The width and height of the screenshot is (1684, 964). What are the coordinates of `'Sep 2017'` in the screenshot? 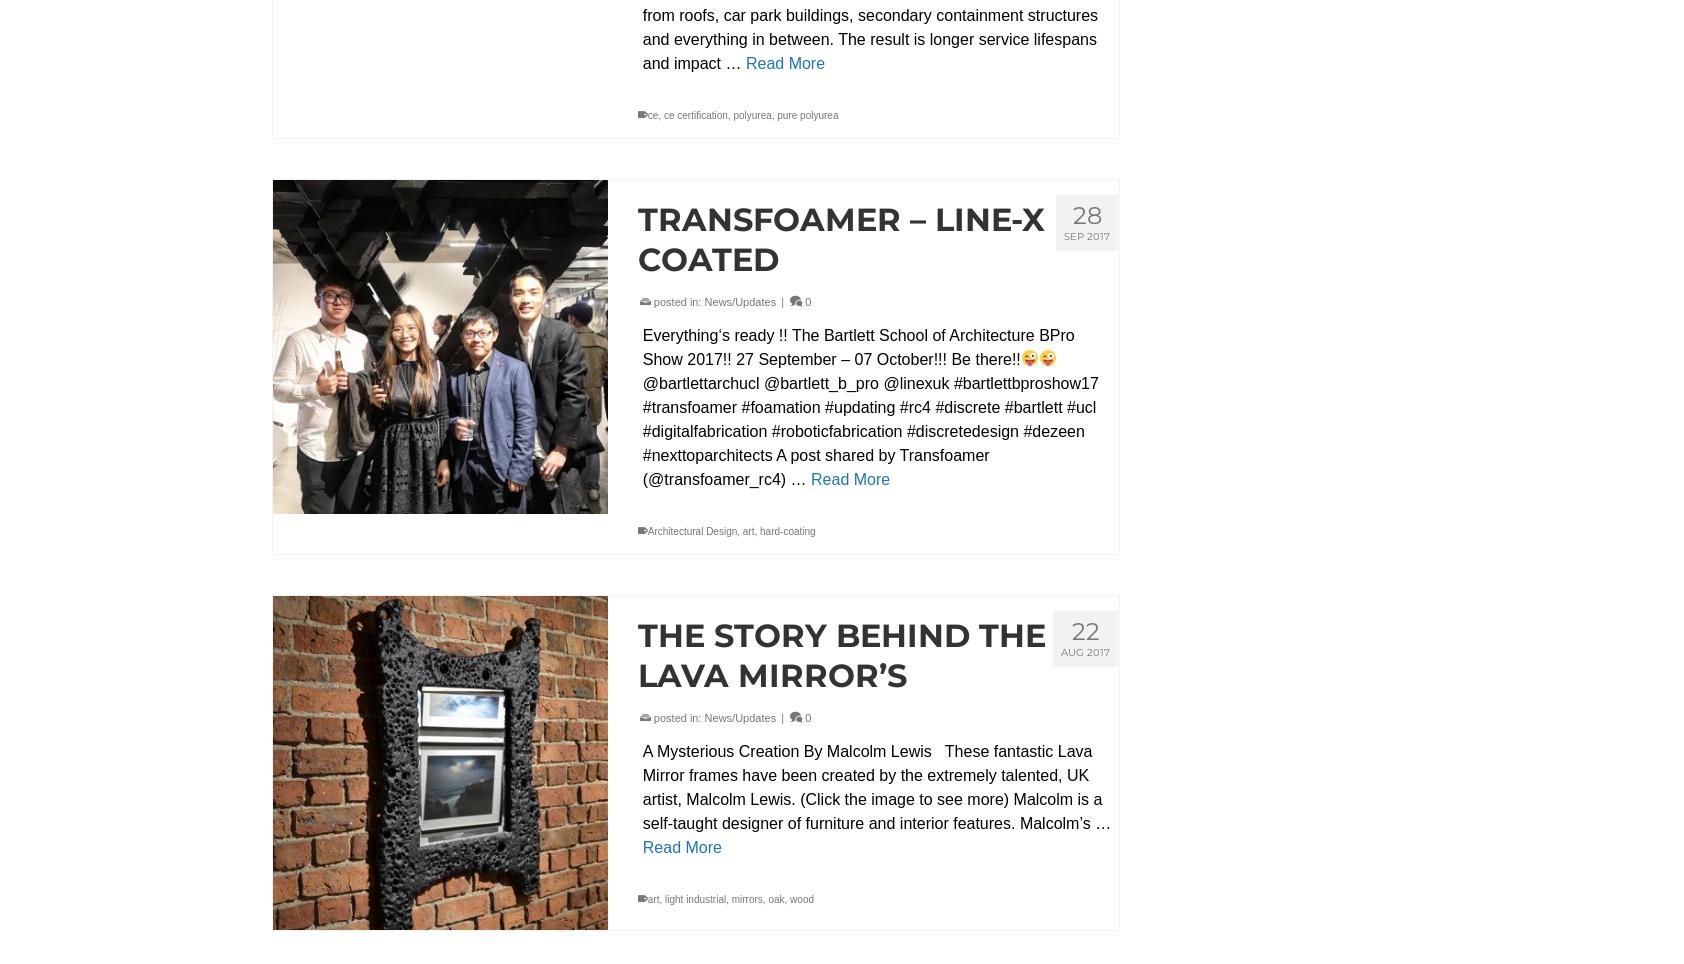 It's located at (1063, 235).